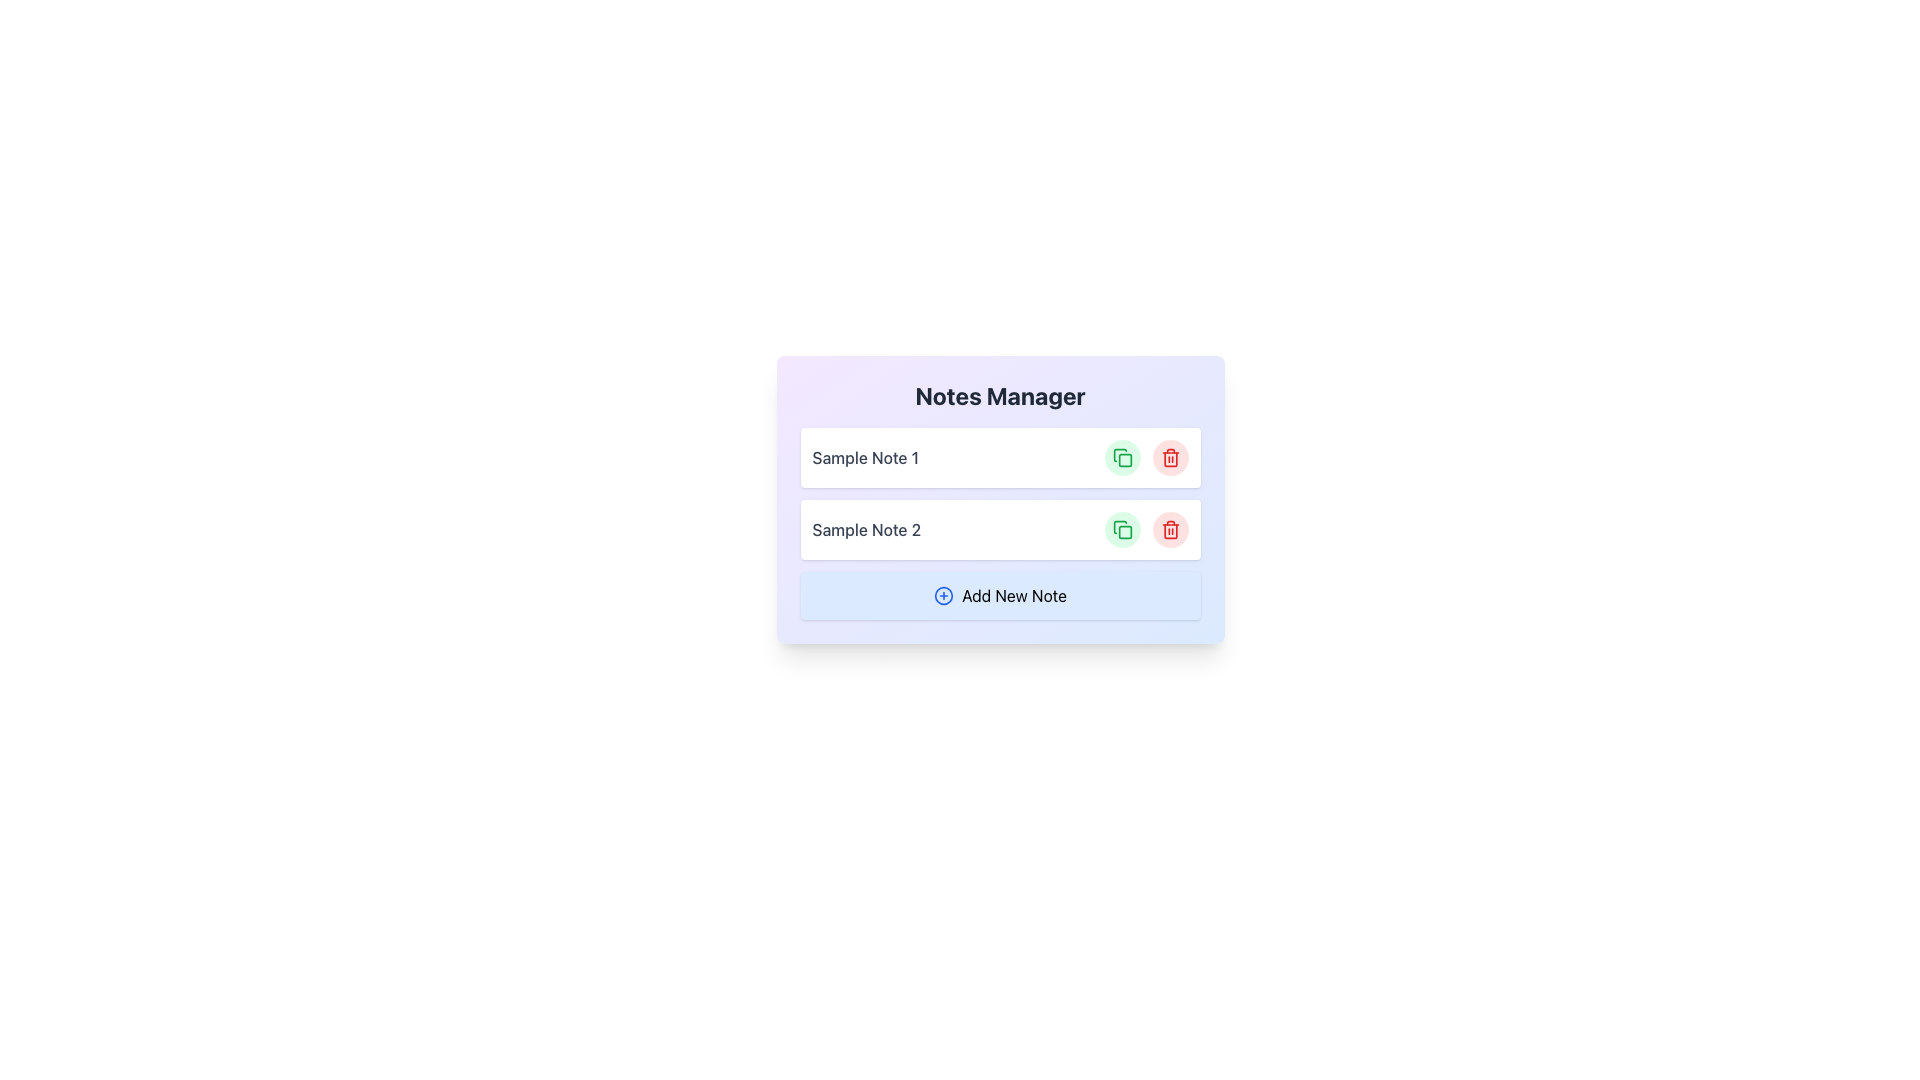  I want to click on the icon representing the action to add a new note, located to the left of the 'Add New Note' button at the bottom of the Notes Manager interface, so click(943, 595).